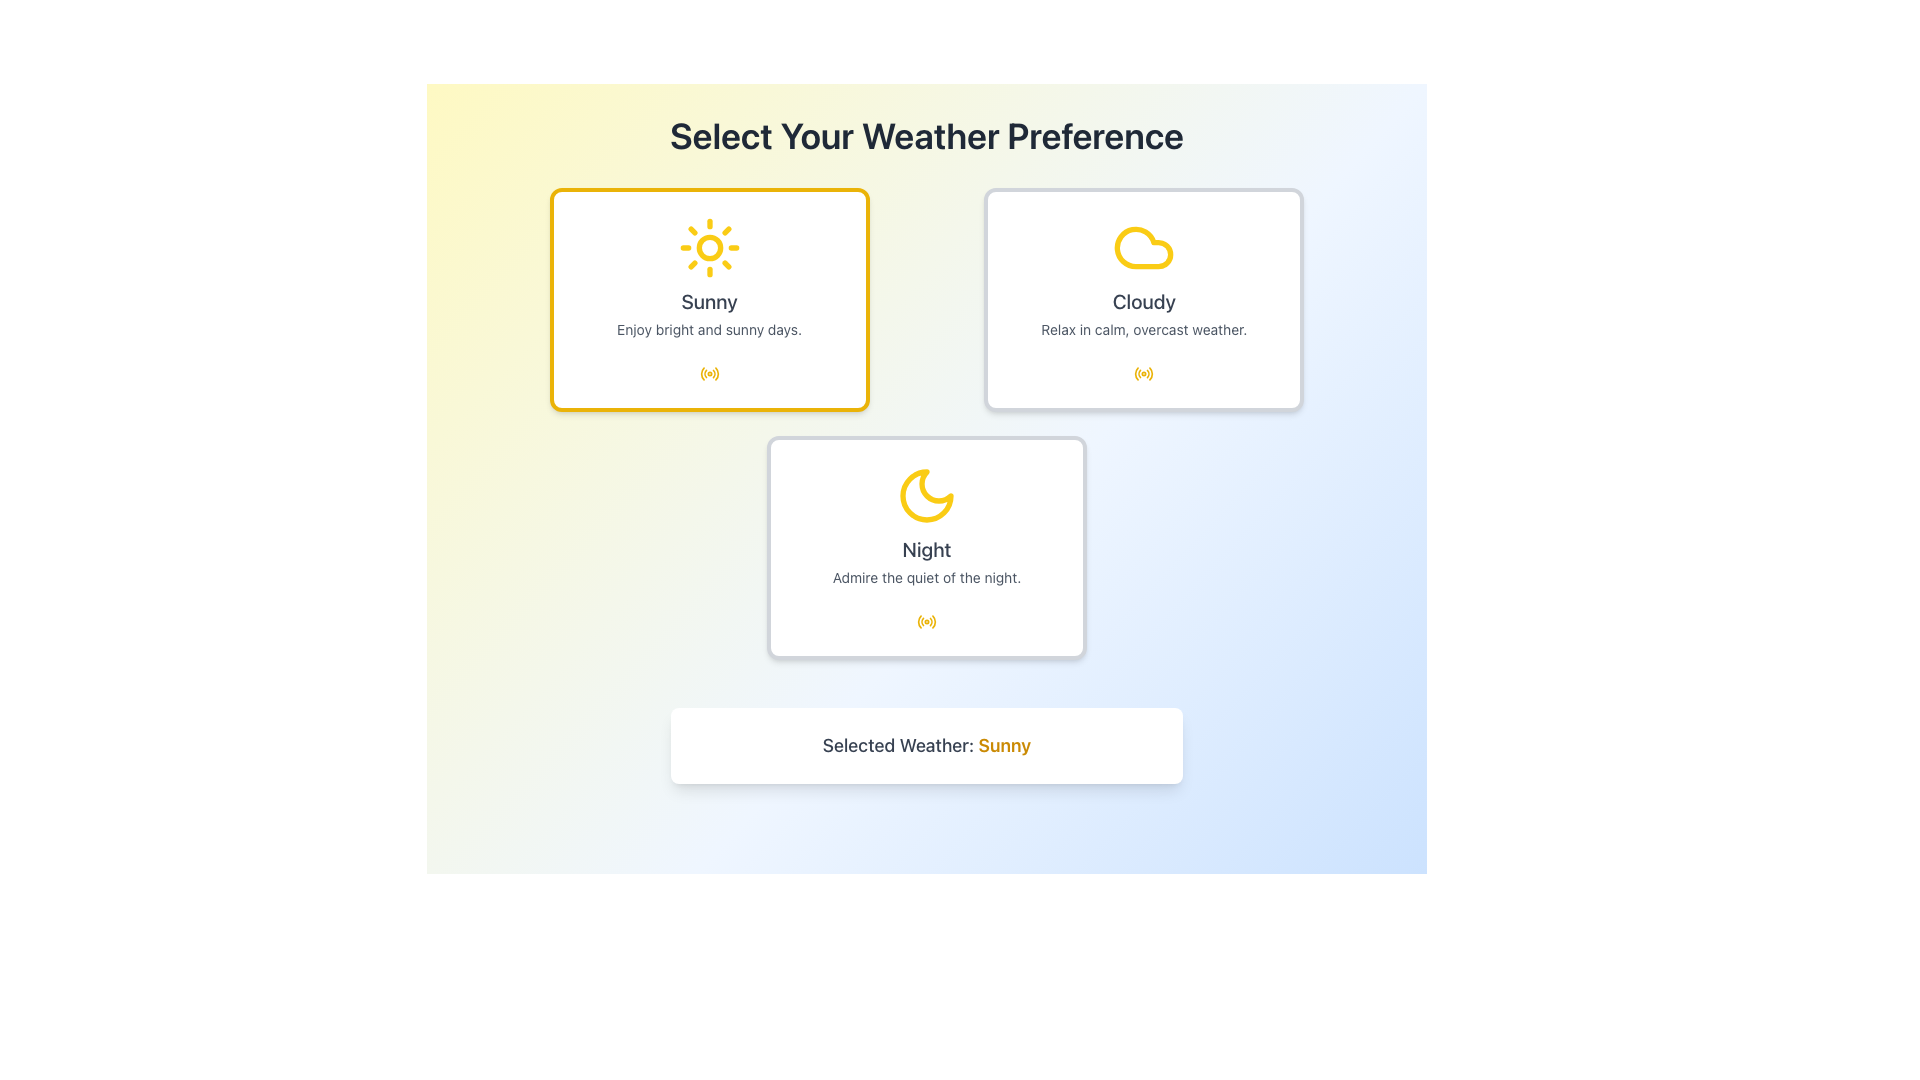 Image resolution: width=1920 pixels, height=1080 pixels. Describe the element at coordinates (1144, 246) in the screenshot. I see `the yellow stroke line-based cloud icon located above the 'Cloudy' text label in the top-right weather preference card` at that location.